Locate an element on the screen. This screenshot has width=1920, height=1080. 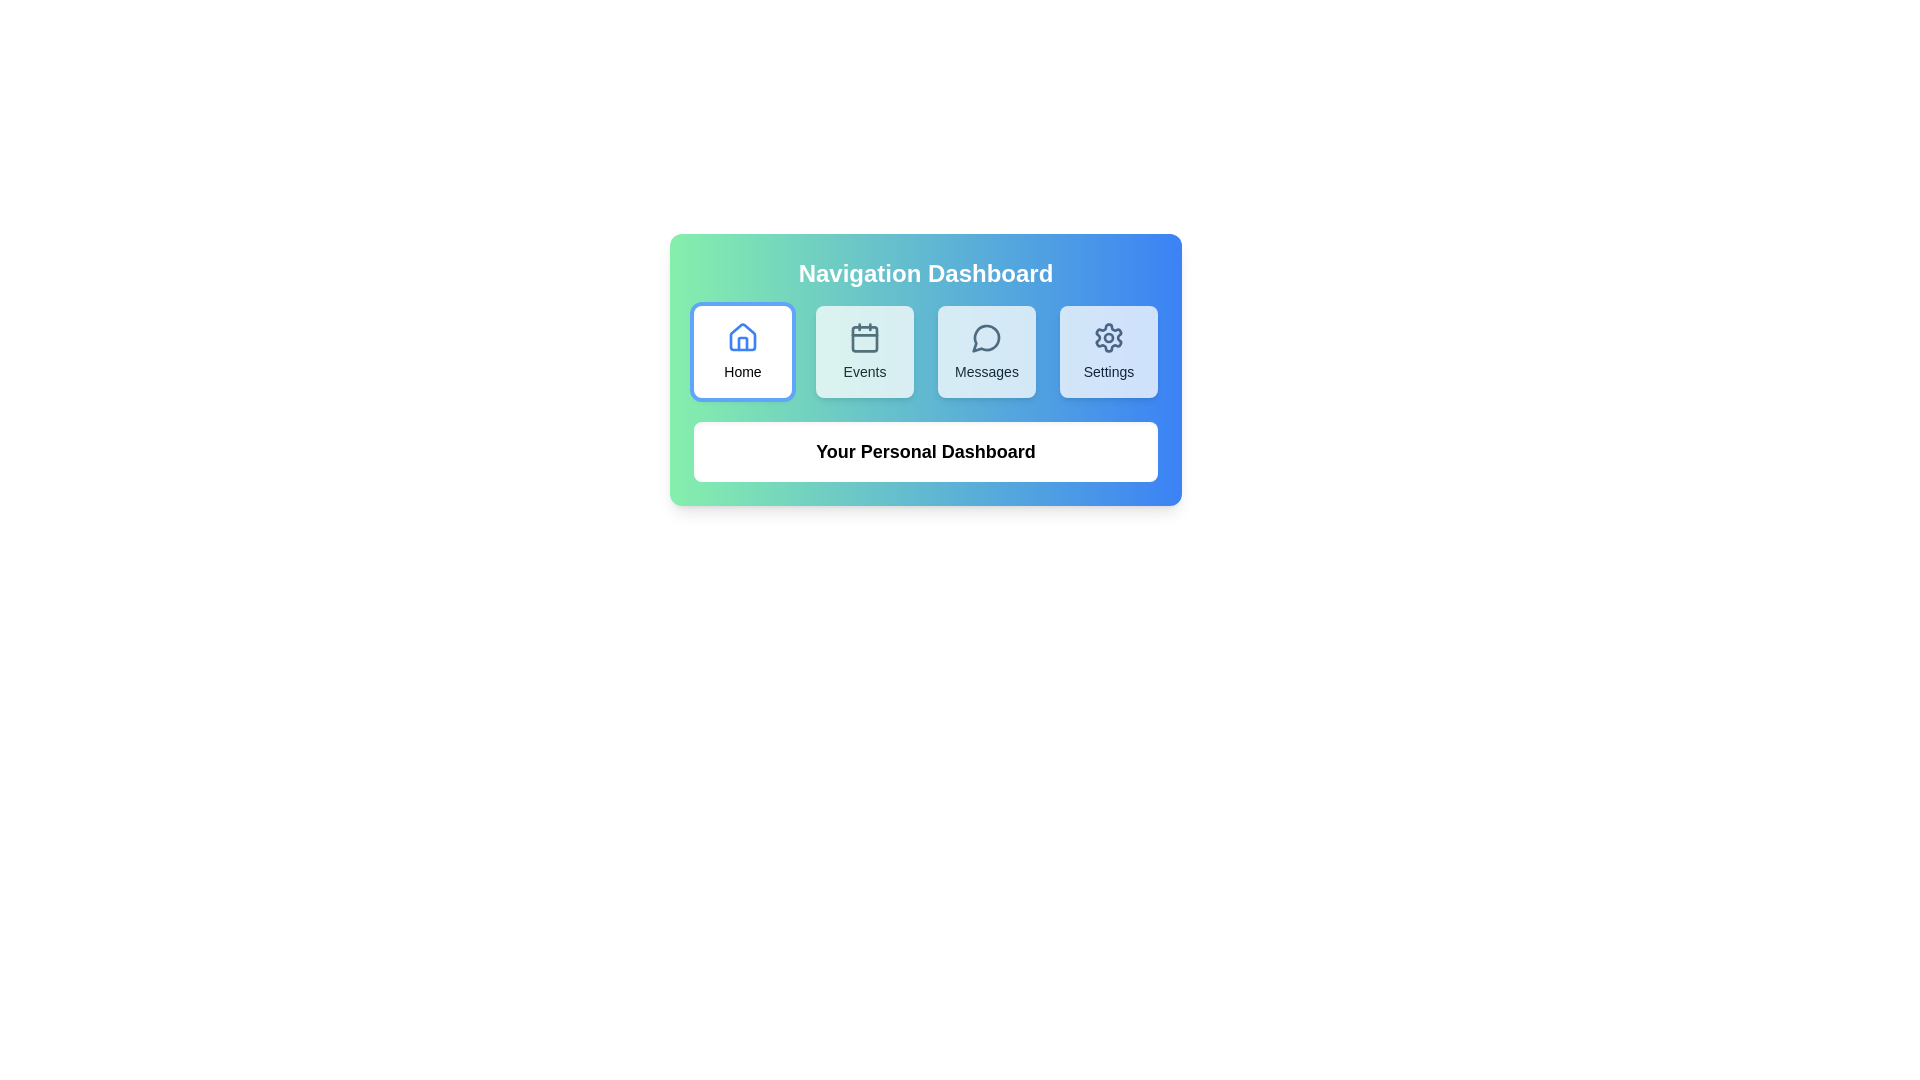
the button labeled 'Settings' with a gear icon to trigger a visual effect is located at coordinates (1107, 350).